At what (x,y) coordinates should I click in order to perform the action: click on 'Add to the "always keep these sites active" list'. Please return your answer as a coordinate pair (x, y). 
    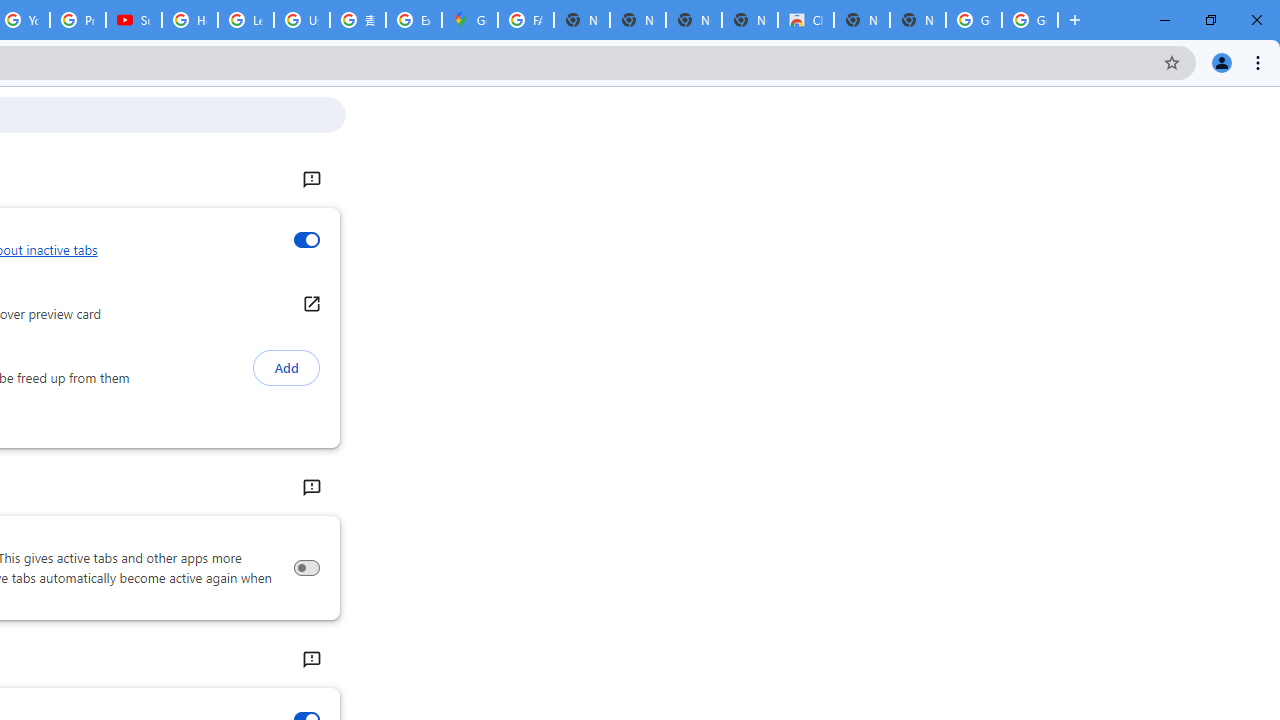
    Looking at the image, I should click on (285, 368).